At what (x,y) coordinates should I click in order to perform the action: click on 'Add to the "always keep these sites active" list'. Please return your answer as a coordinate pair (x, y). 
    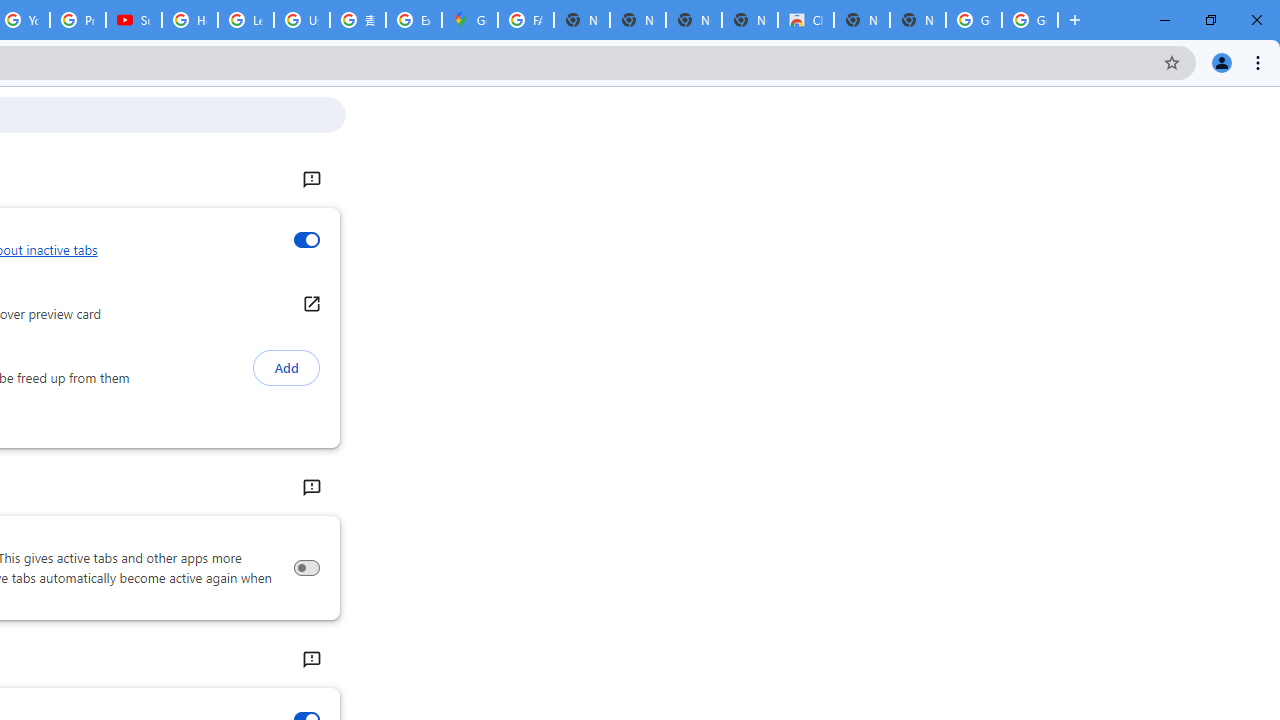
    Looking at the image, I should click on (285, 368).